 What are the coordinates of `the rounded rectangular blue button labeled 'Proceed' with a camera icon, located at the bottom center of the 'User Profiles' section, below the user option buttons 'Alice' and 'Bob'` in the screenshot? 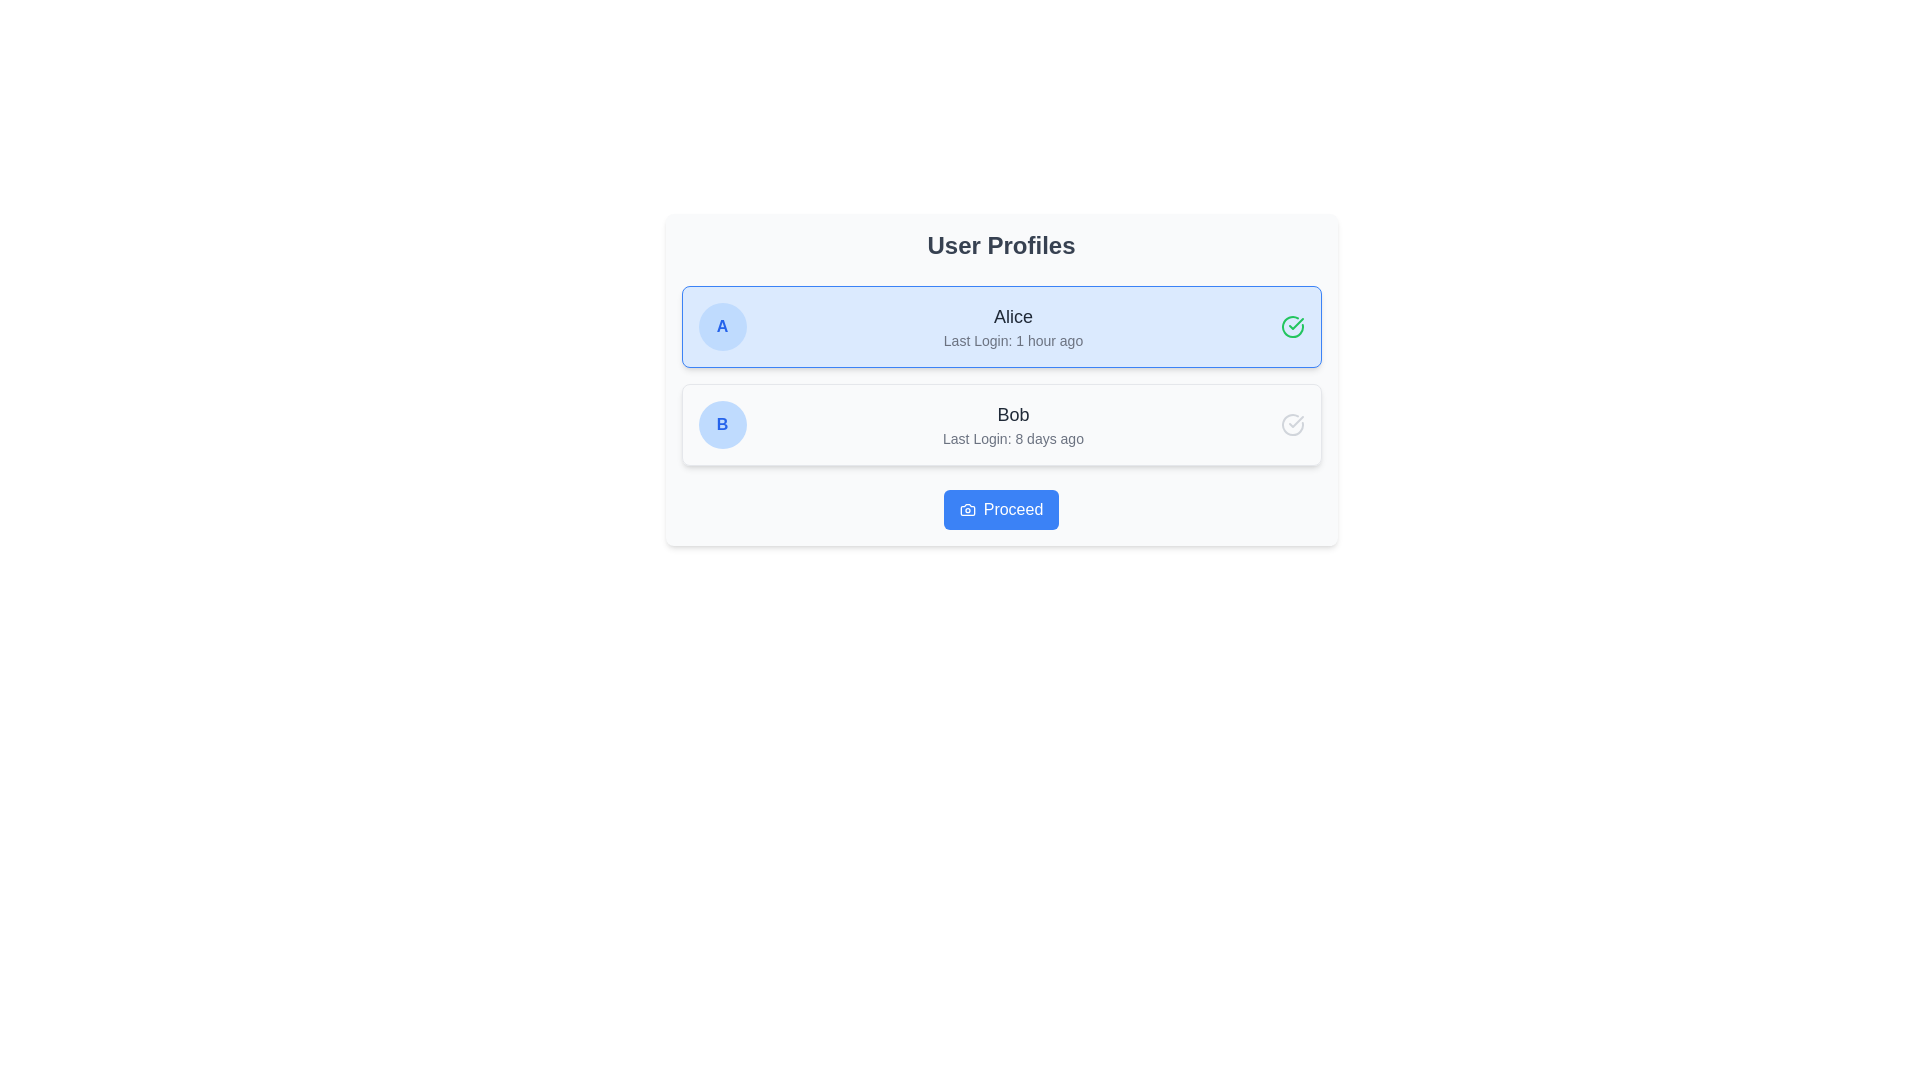 It's located at (1001, 508).